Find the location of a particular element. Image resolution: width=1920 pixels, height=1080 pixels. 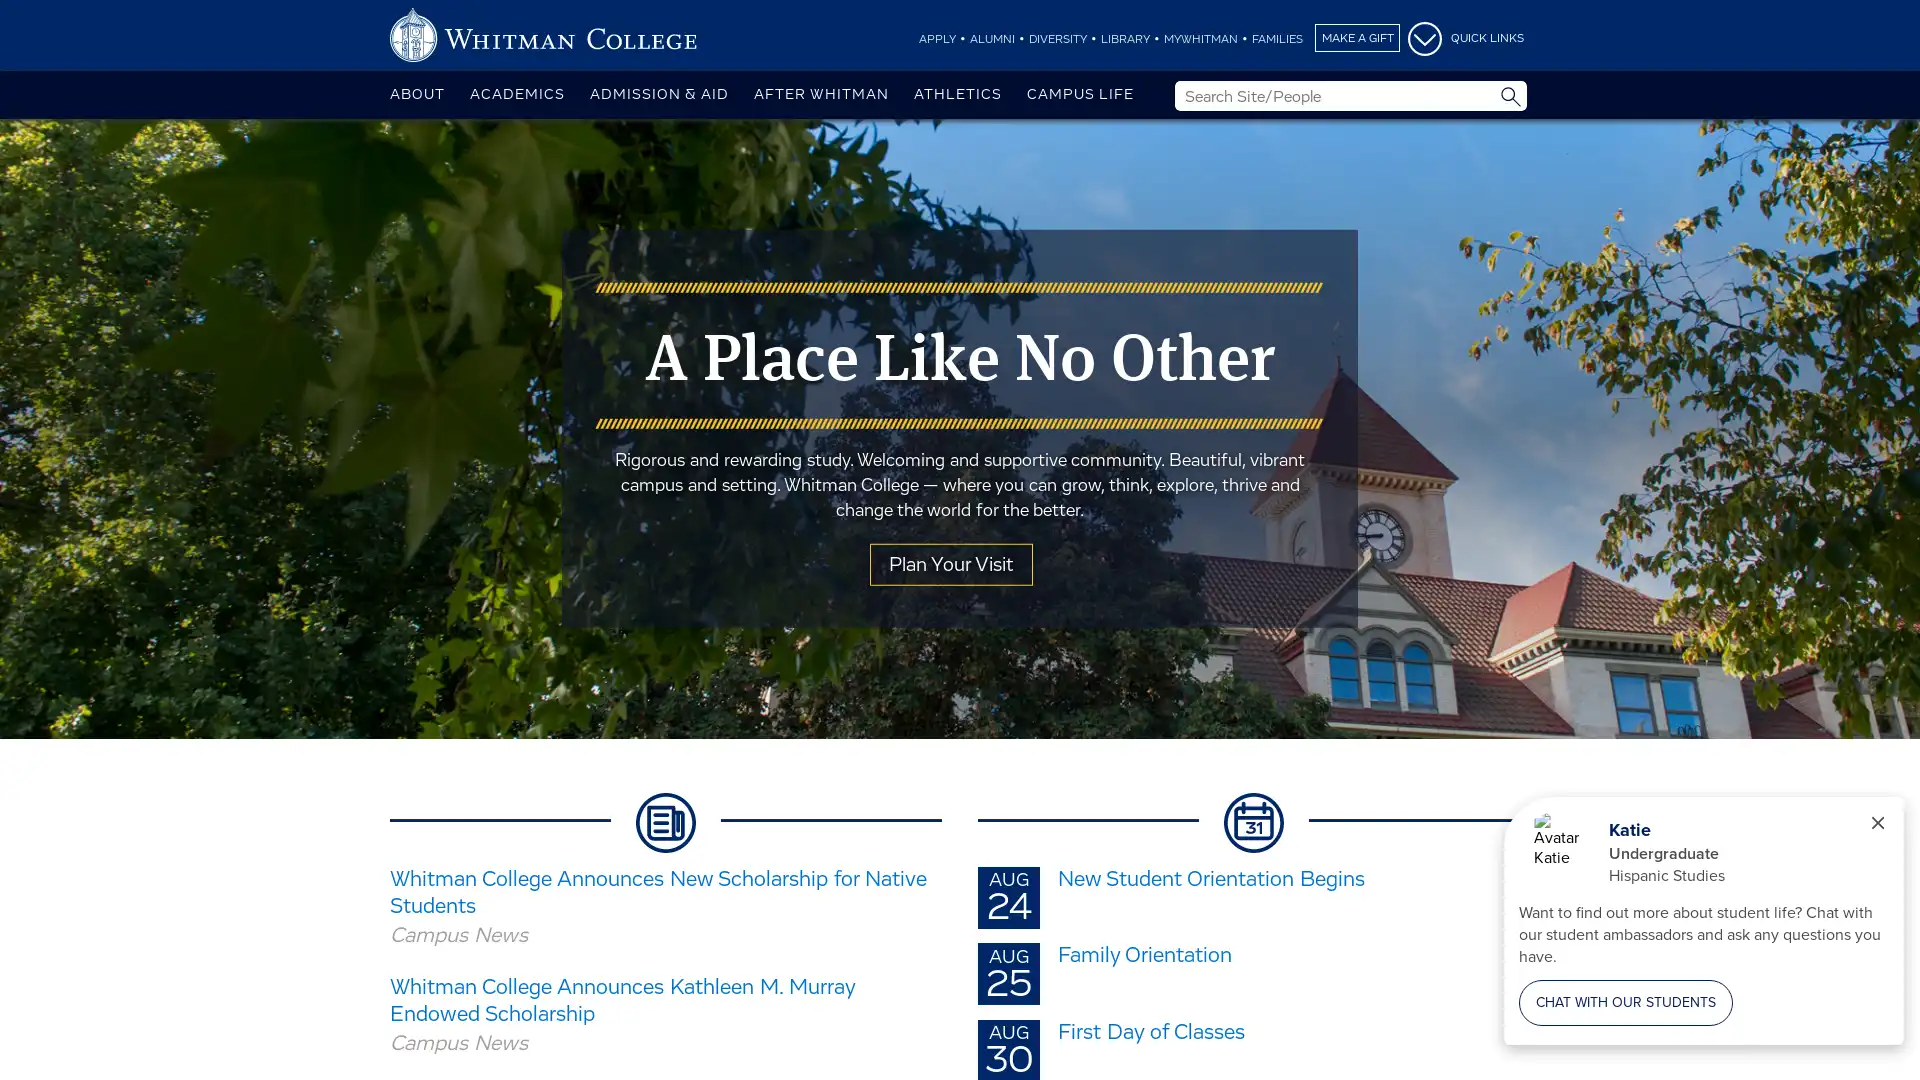

Submit Search is located at coordinates (1511, 95).